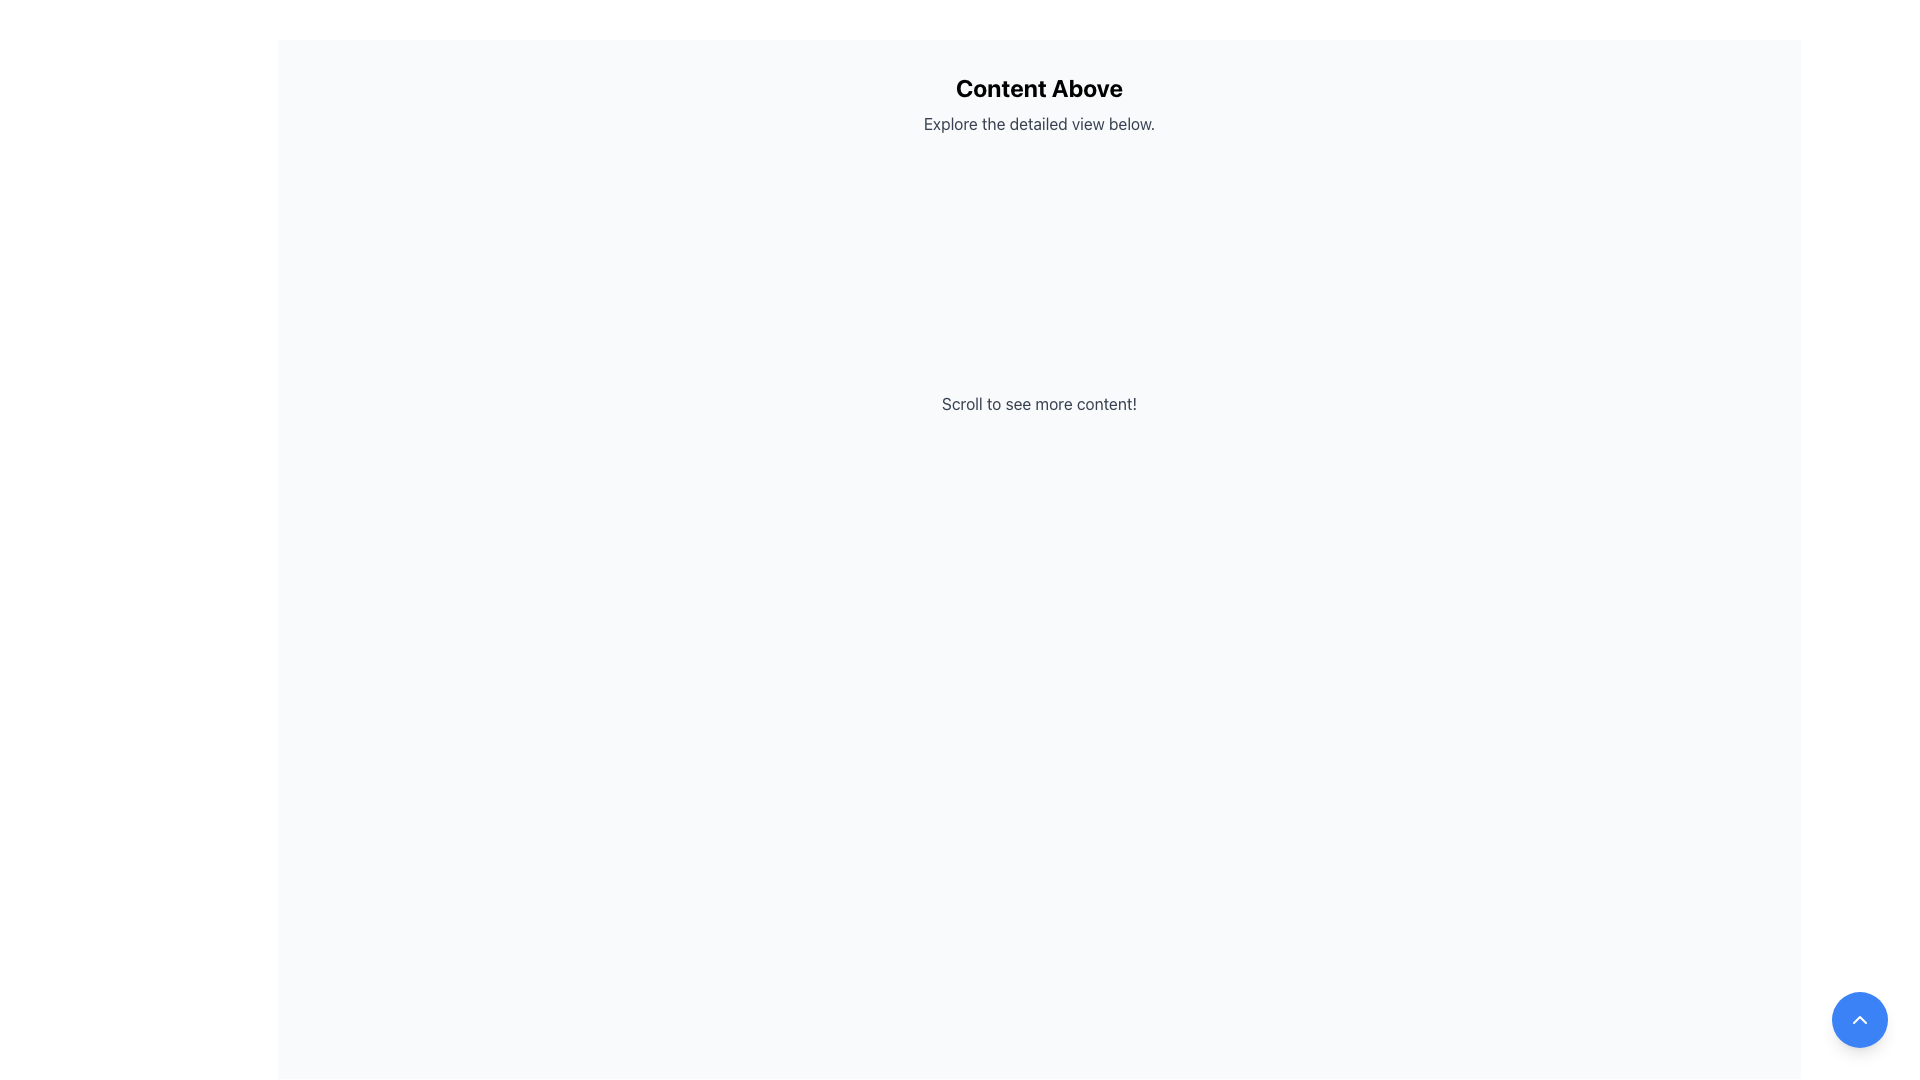  What do you see at coordinates (1859, 1019) in the screenshot?
I see `the circular blue button located at the bottom-right corner of the interface to scroll to the top` at bounding box center [1859, 1019].